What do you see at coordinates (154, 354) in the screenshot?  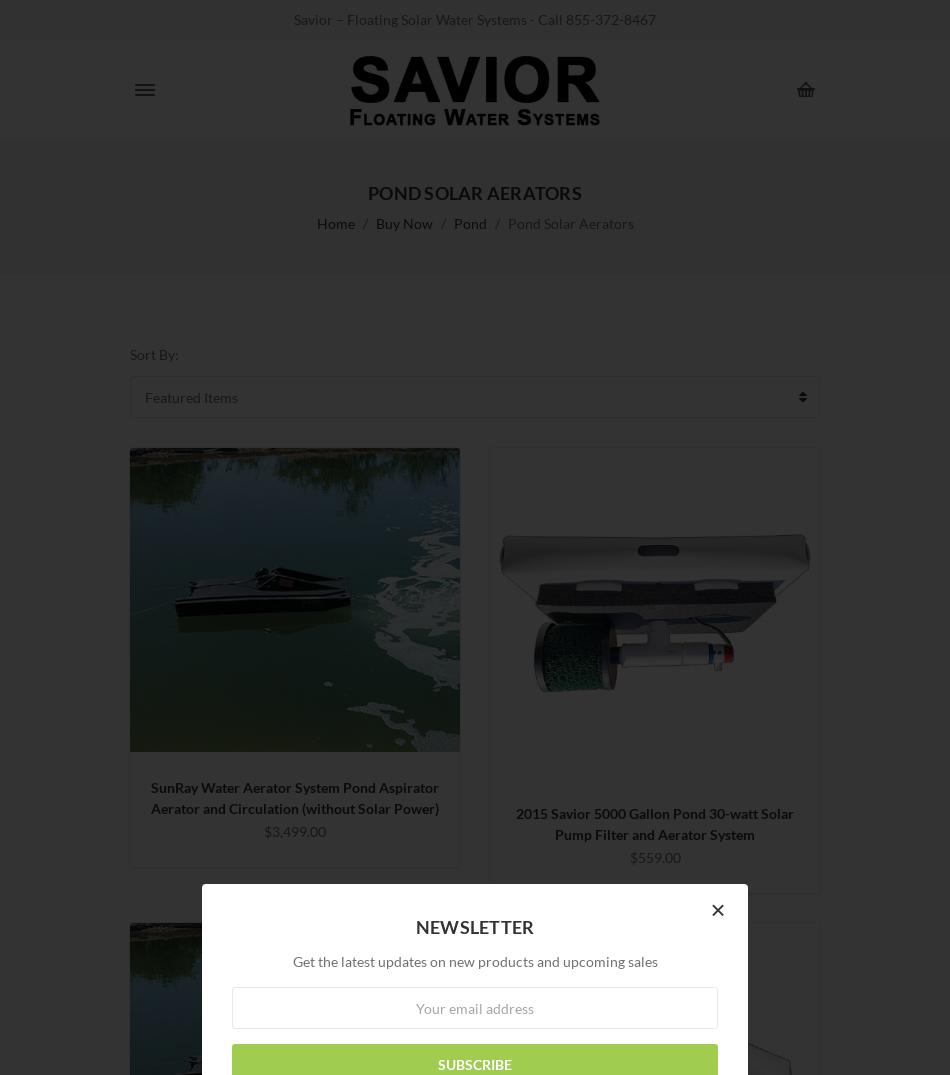 I see `'Sort By:'` at bounding box center [154, 354].